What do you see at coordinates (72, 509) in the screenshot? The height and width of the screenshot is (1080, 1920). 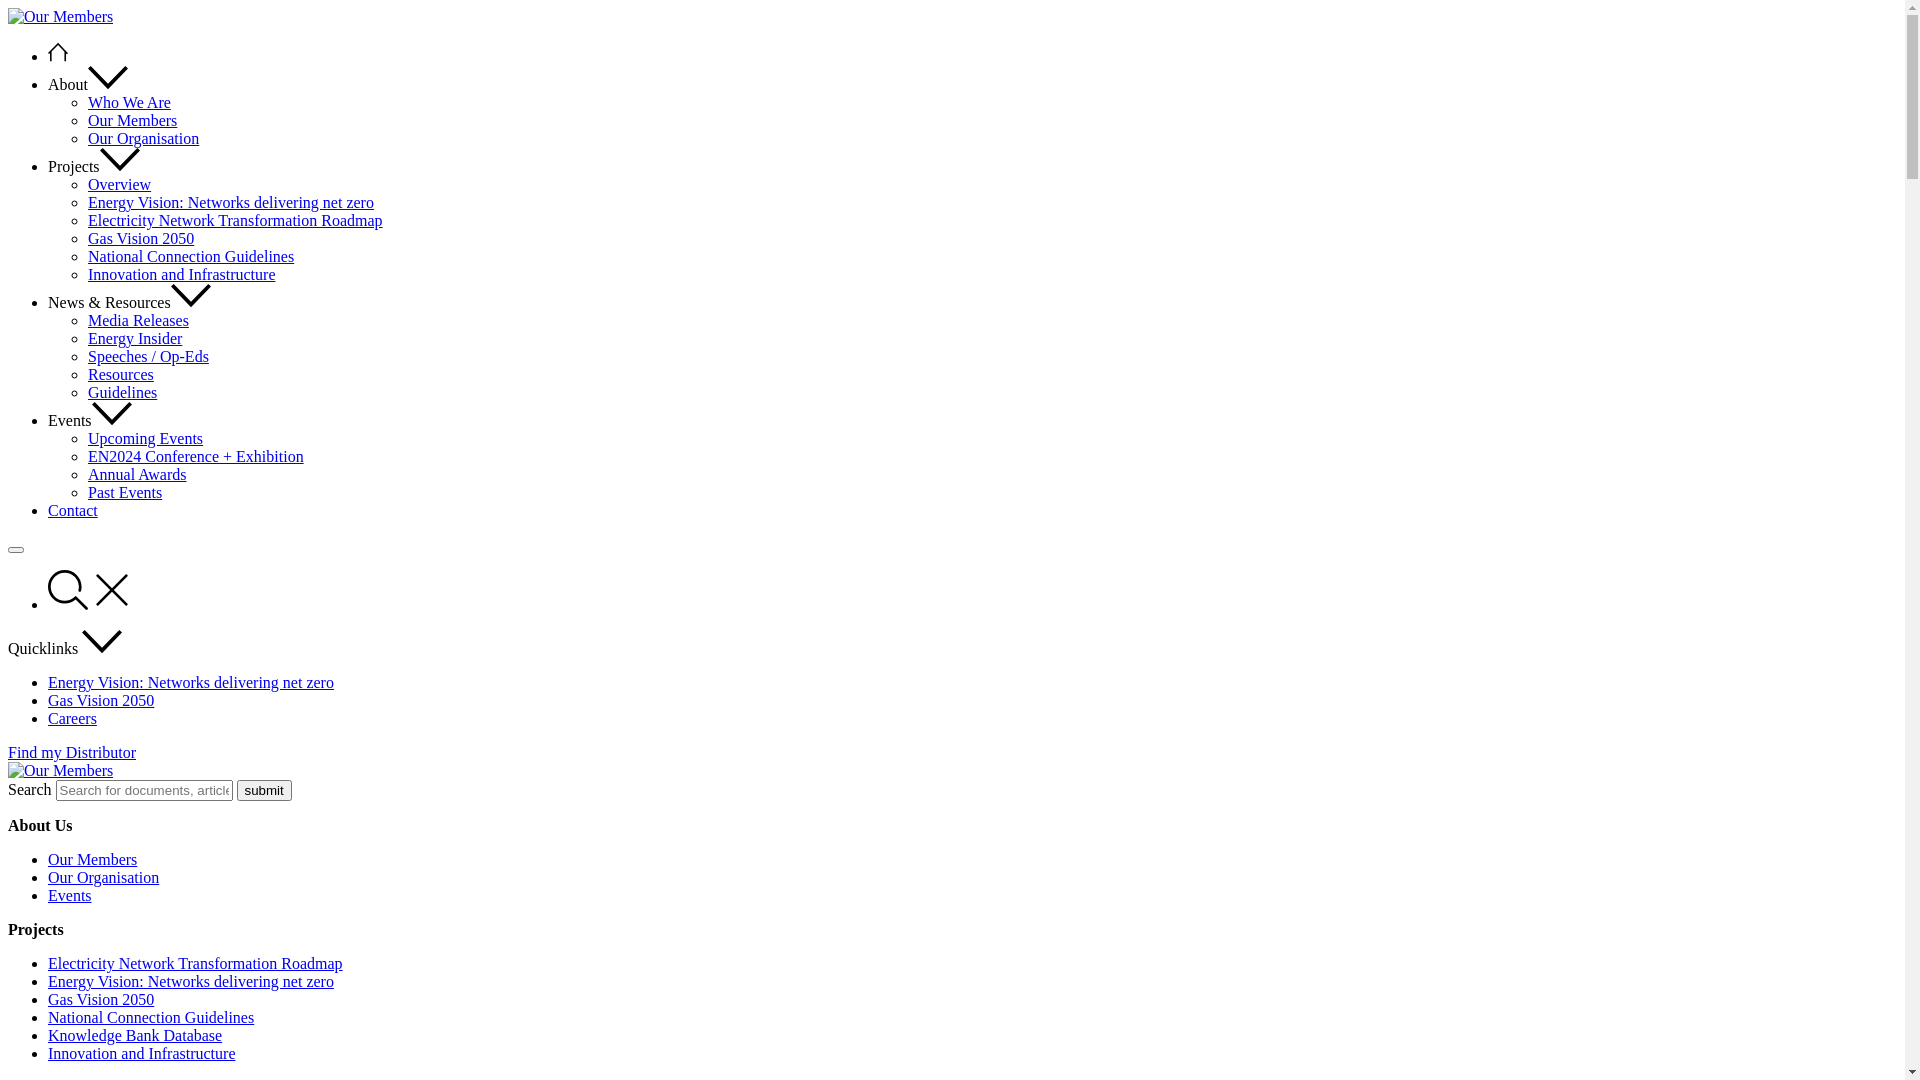 I see `'Contact'` at bounding box center [72, 509].